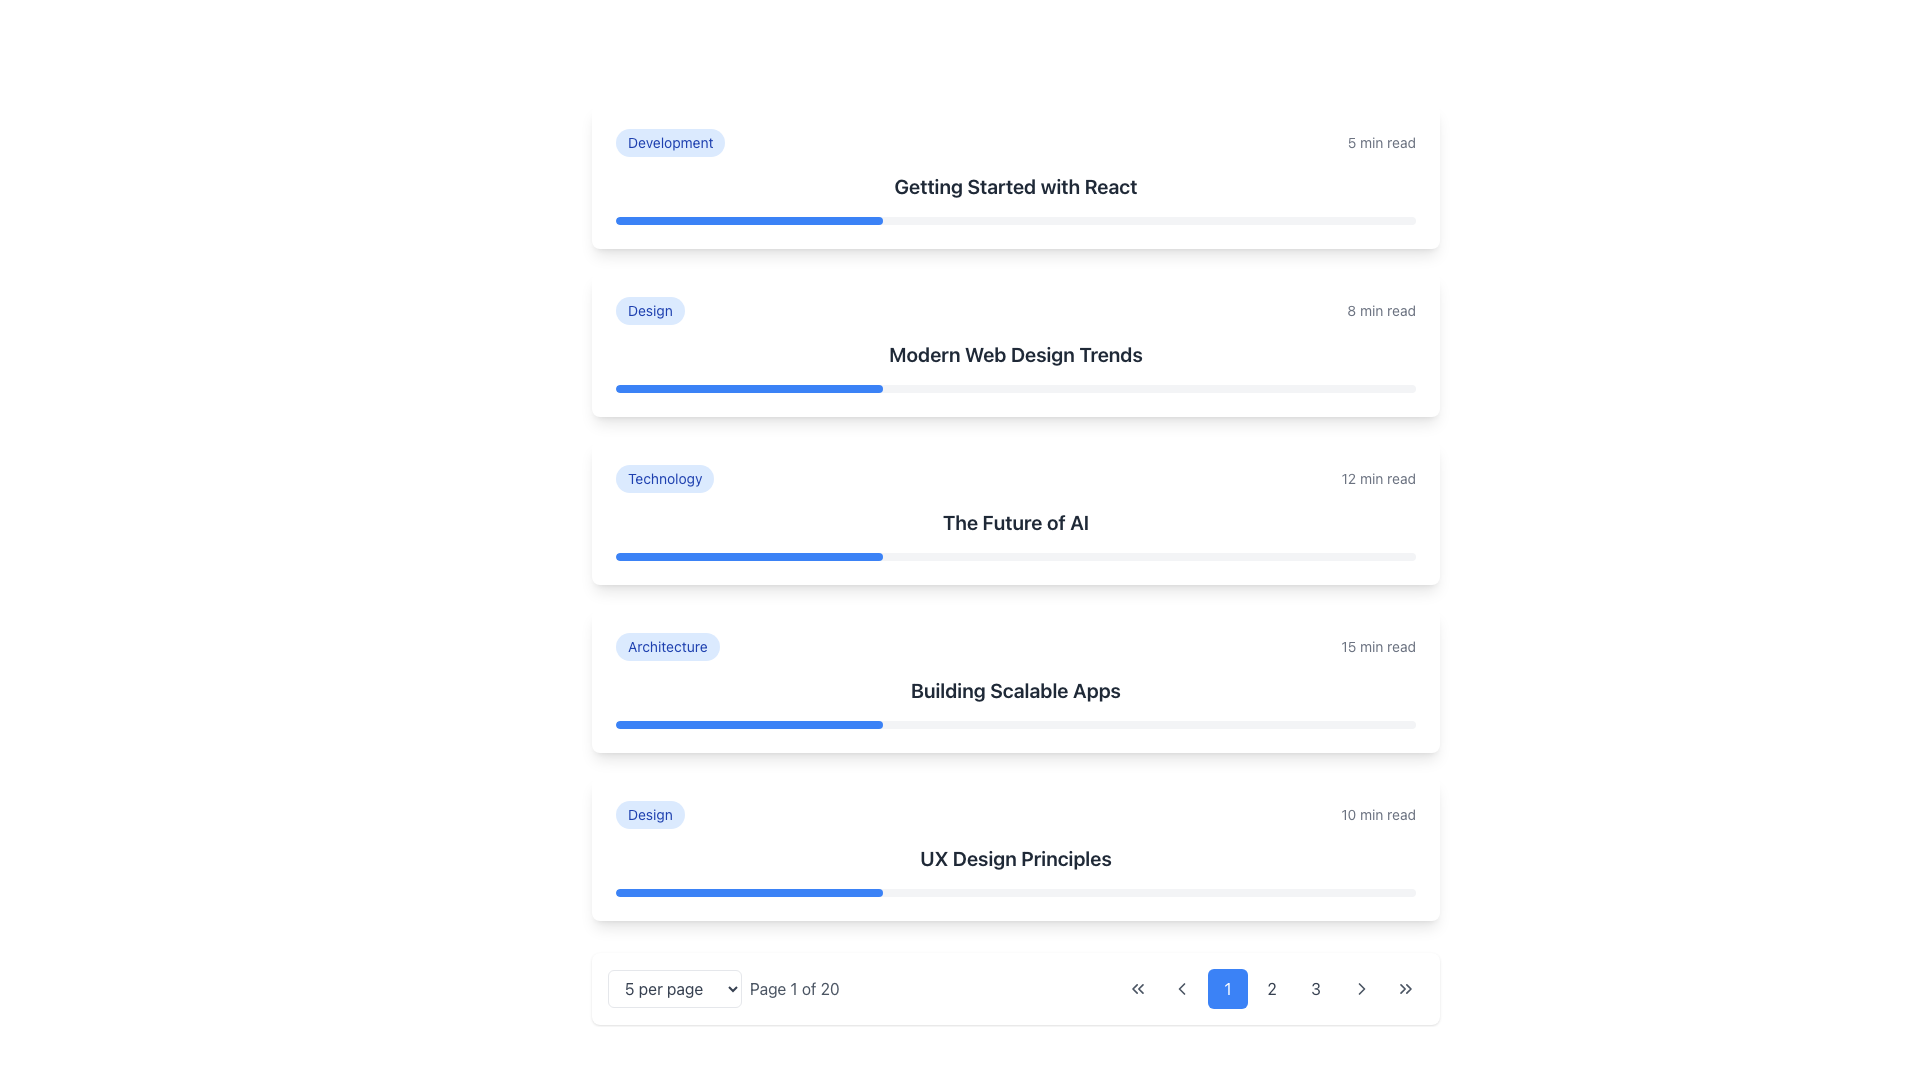 This screenshot has height=1080, width=1920. I want to click on the navigation arrows on the pagination control bar located at the bottom of the display to change the page, so click(1016, 987).